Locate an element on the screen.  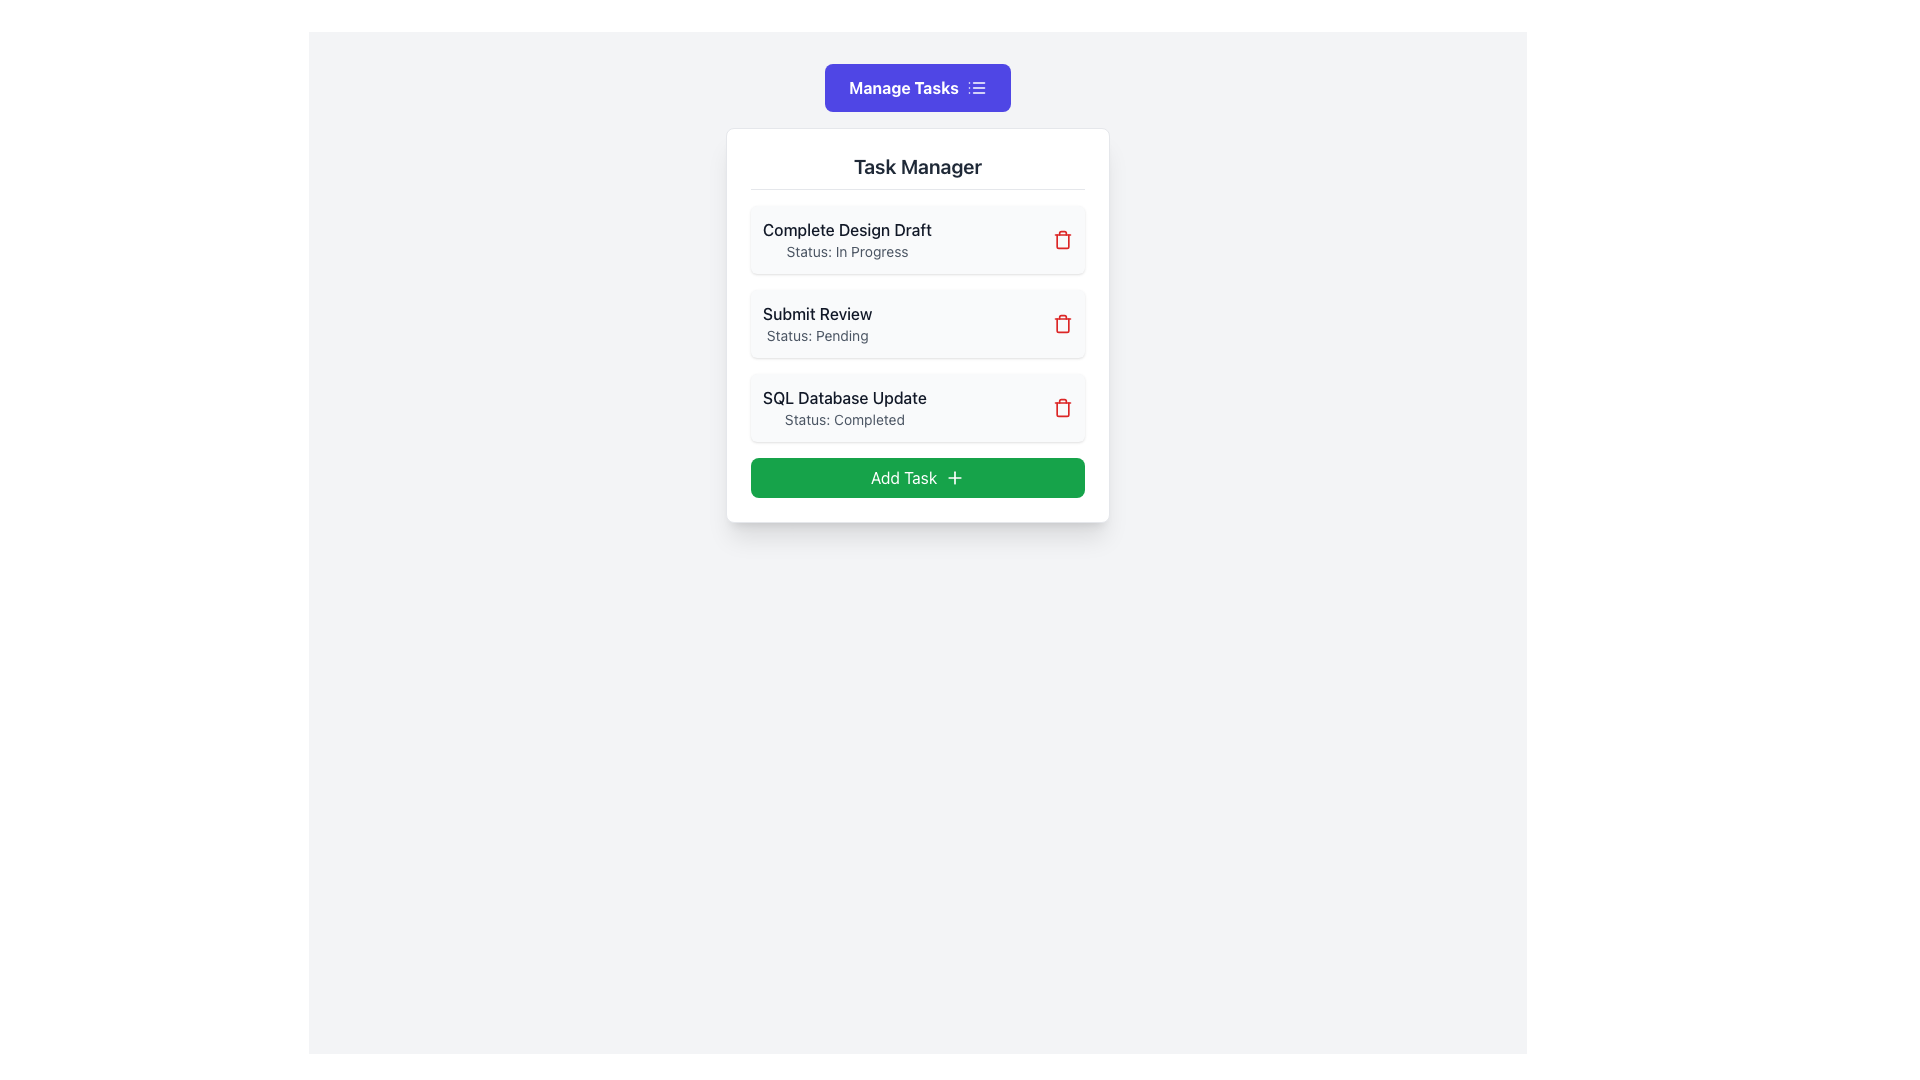
the Text Display Box that represents a task item, displaying the task title and current status, located directly under the 'Task Manager' title is located at coordinates (916, 238).